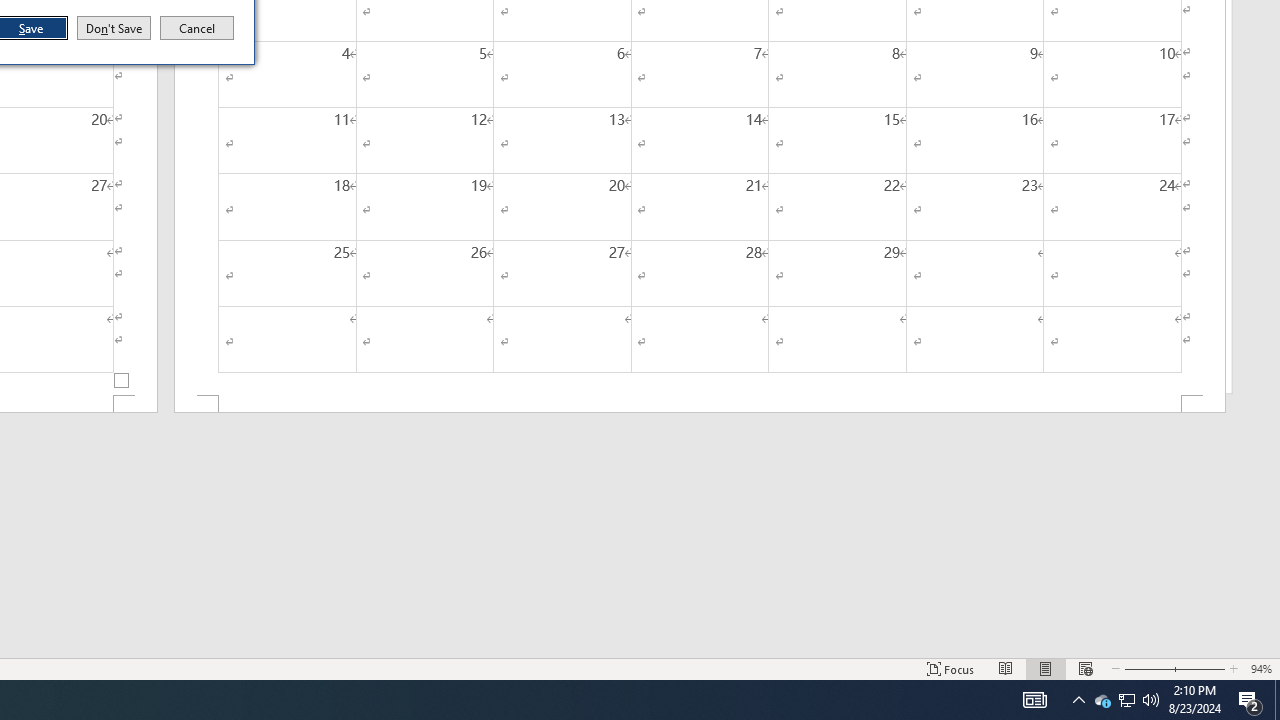 This screenshot has height=720, width=1280. What do you see at coordinates (1078, 698) in the screenshot?
I see `'Notification Chevron'` at bounding box center [1078, 698].